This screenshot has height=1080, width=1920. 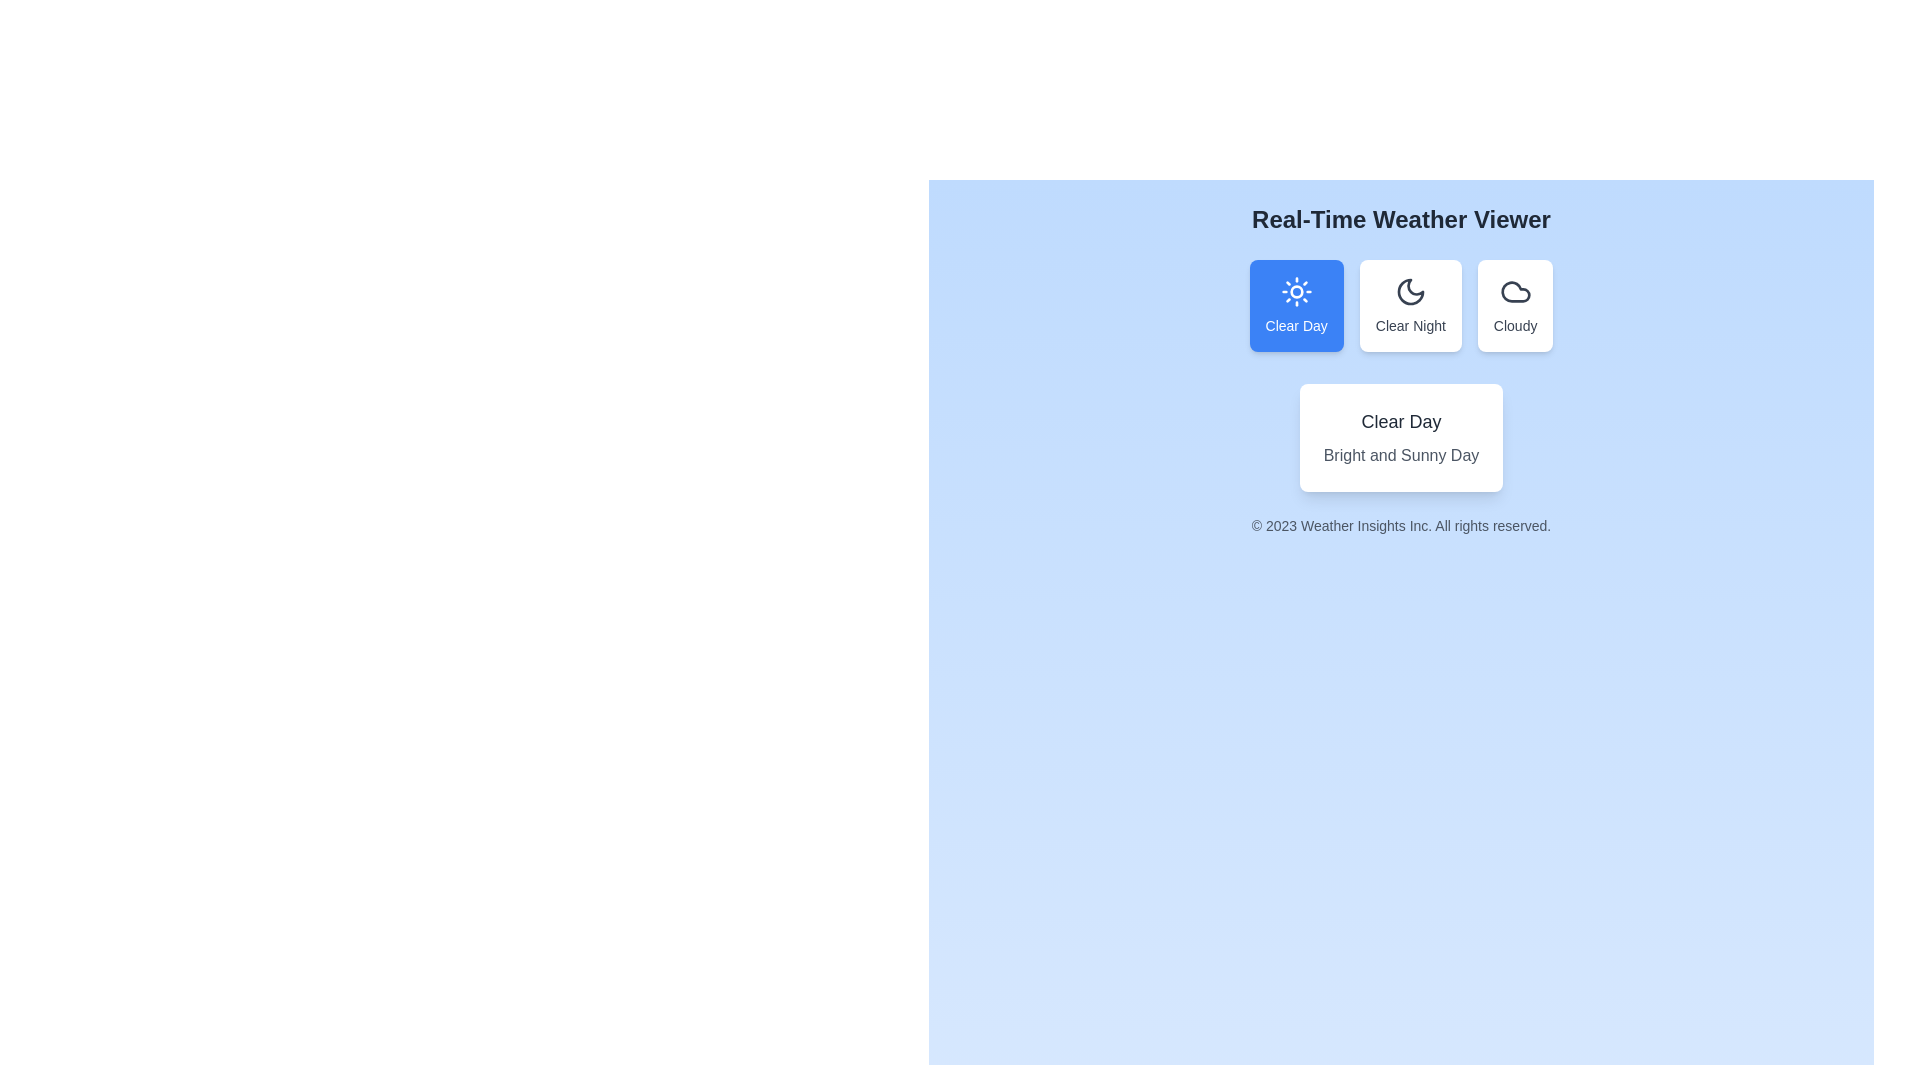 What do you see at coordinates (1296, 292) in the screenshot?
I see `the sun-shaped SVG icon, which is styled in an outlined format with a white stroke against a blue background, located in the first selectable card above the 'Clear Day' text label` at bounding box center [1296, 292].